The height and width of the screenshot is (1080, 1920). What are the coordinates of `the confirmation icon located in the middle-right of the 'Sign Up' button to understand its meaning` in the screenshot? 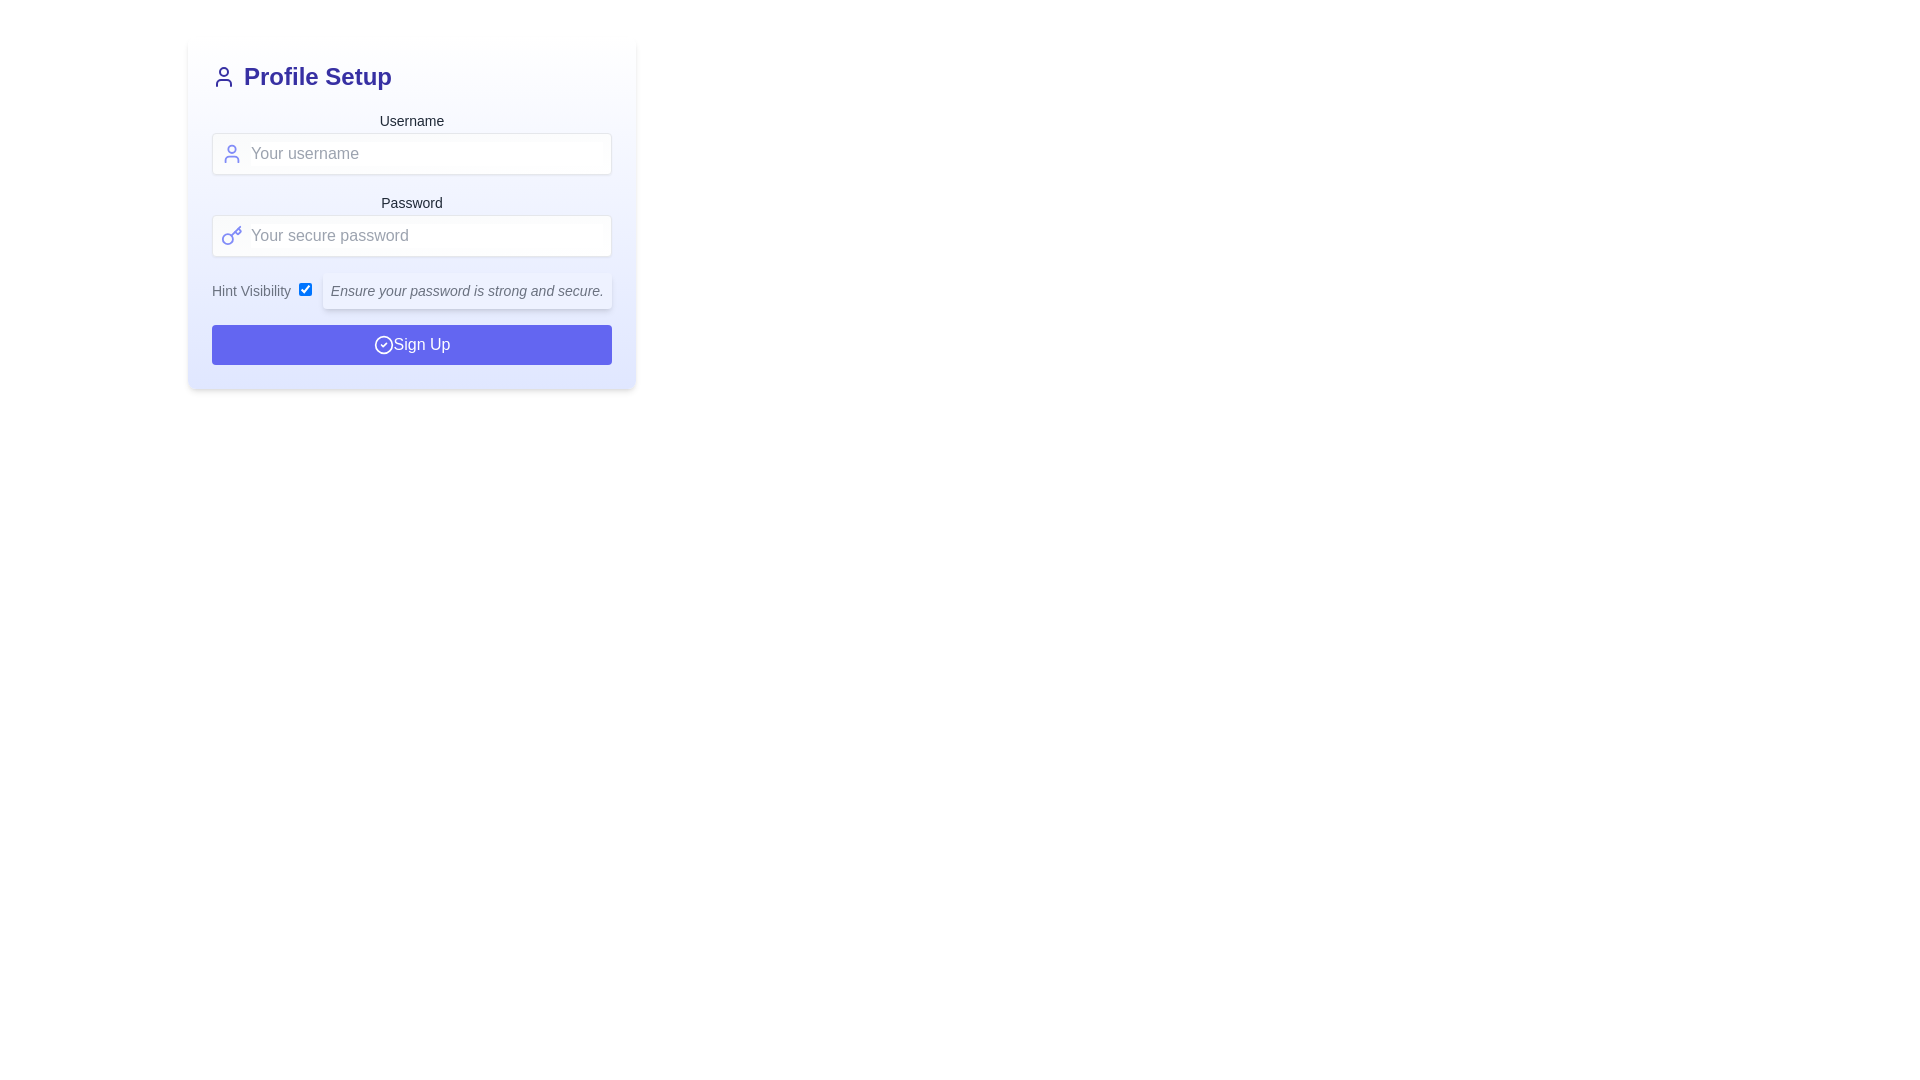 It's located at (383, 343).